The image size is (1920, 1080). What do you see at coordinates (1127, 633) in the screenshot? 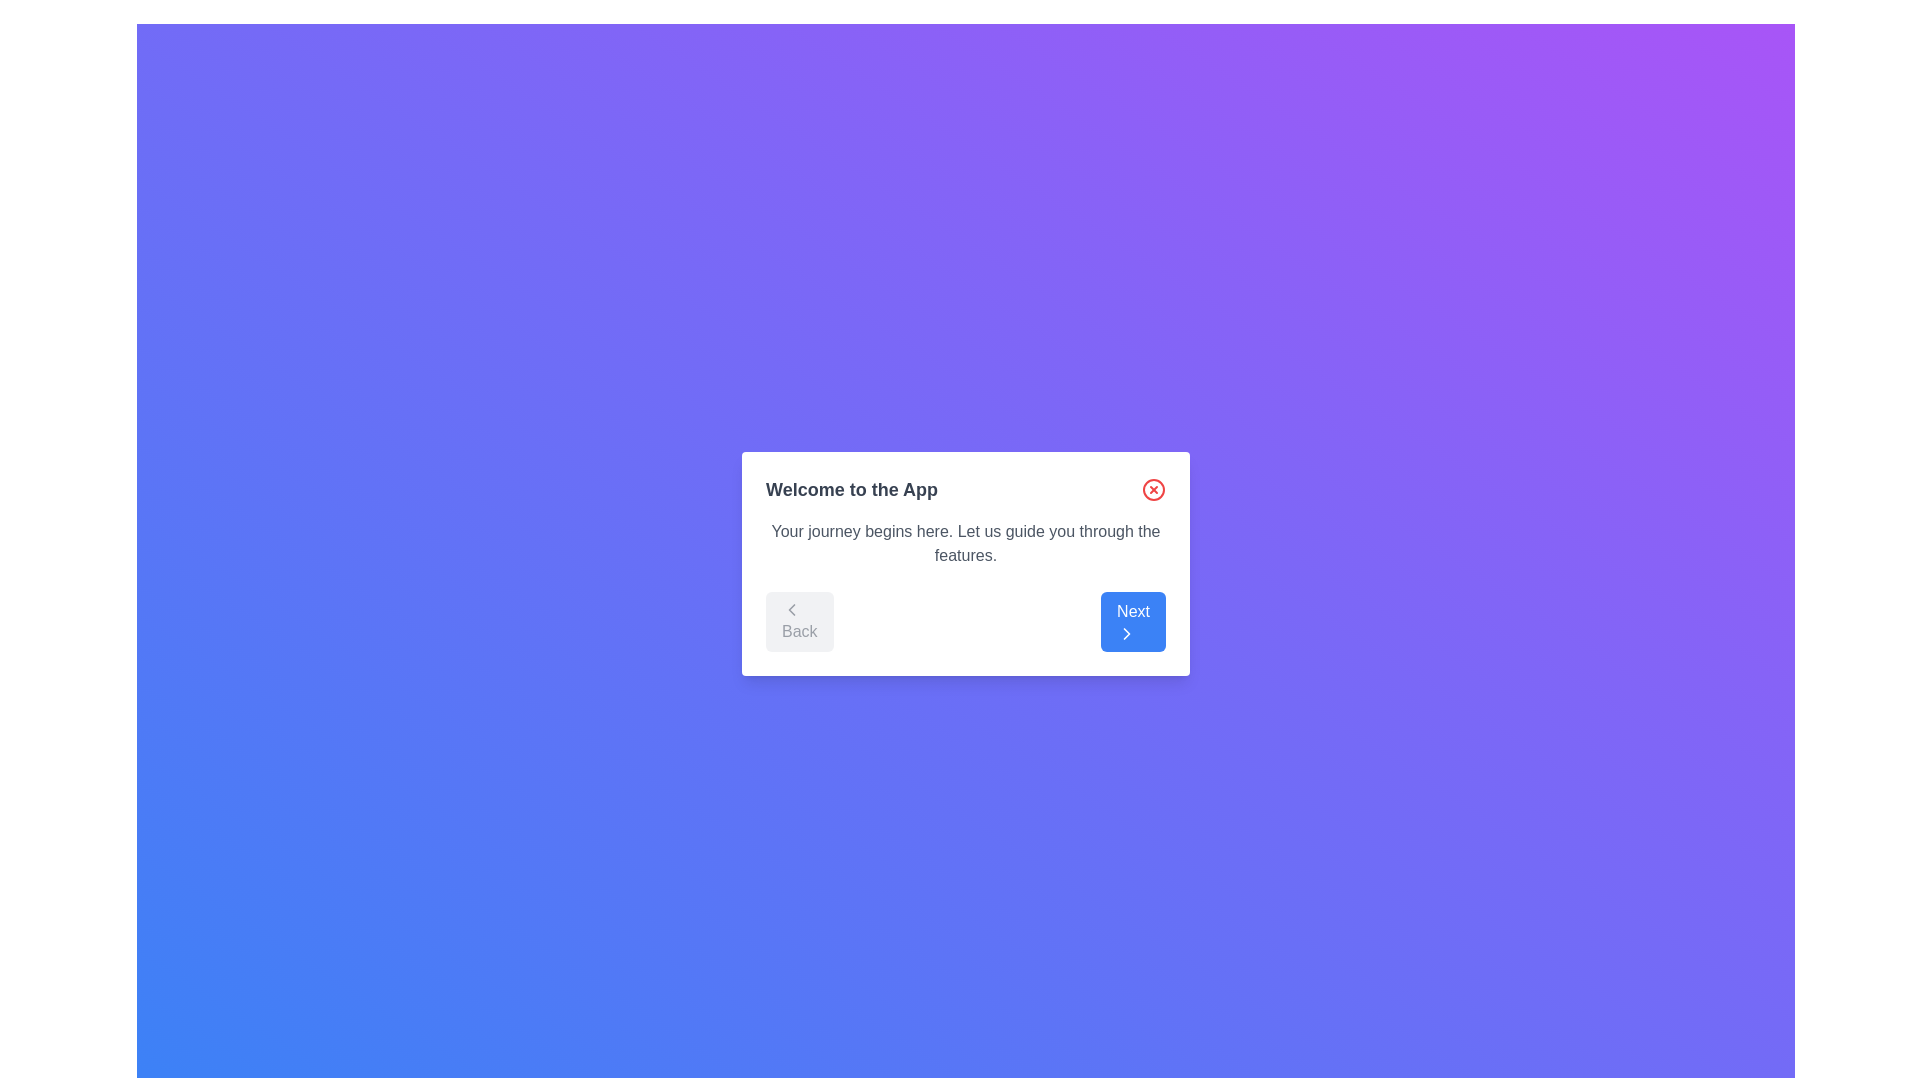
I see `the 'Next' button that contains the arrow icon for forward navigation` at bounding box center [1127, 633].